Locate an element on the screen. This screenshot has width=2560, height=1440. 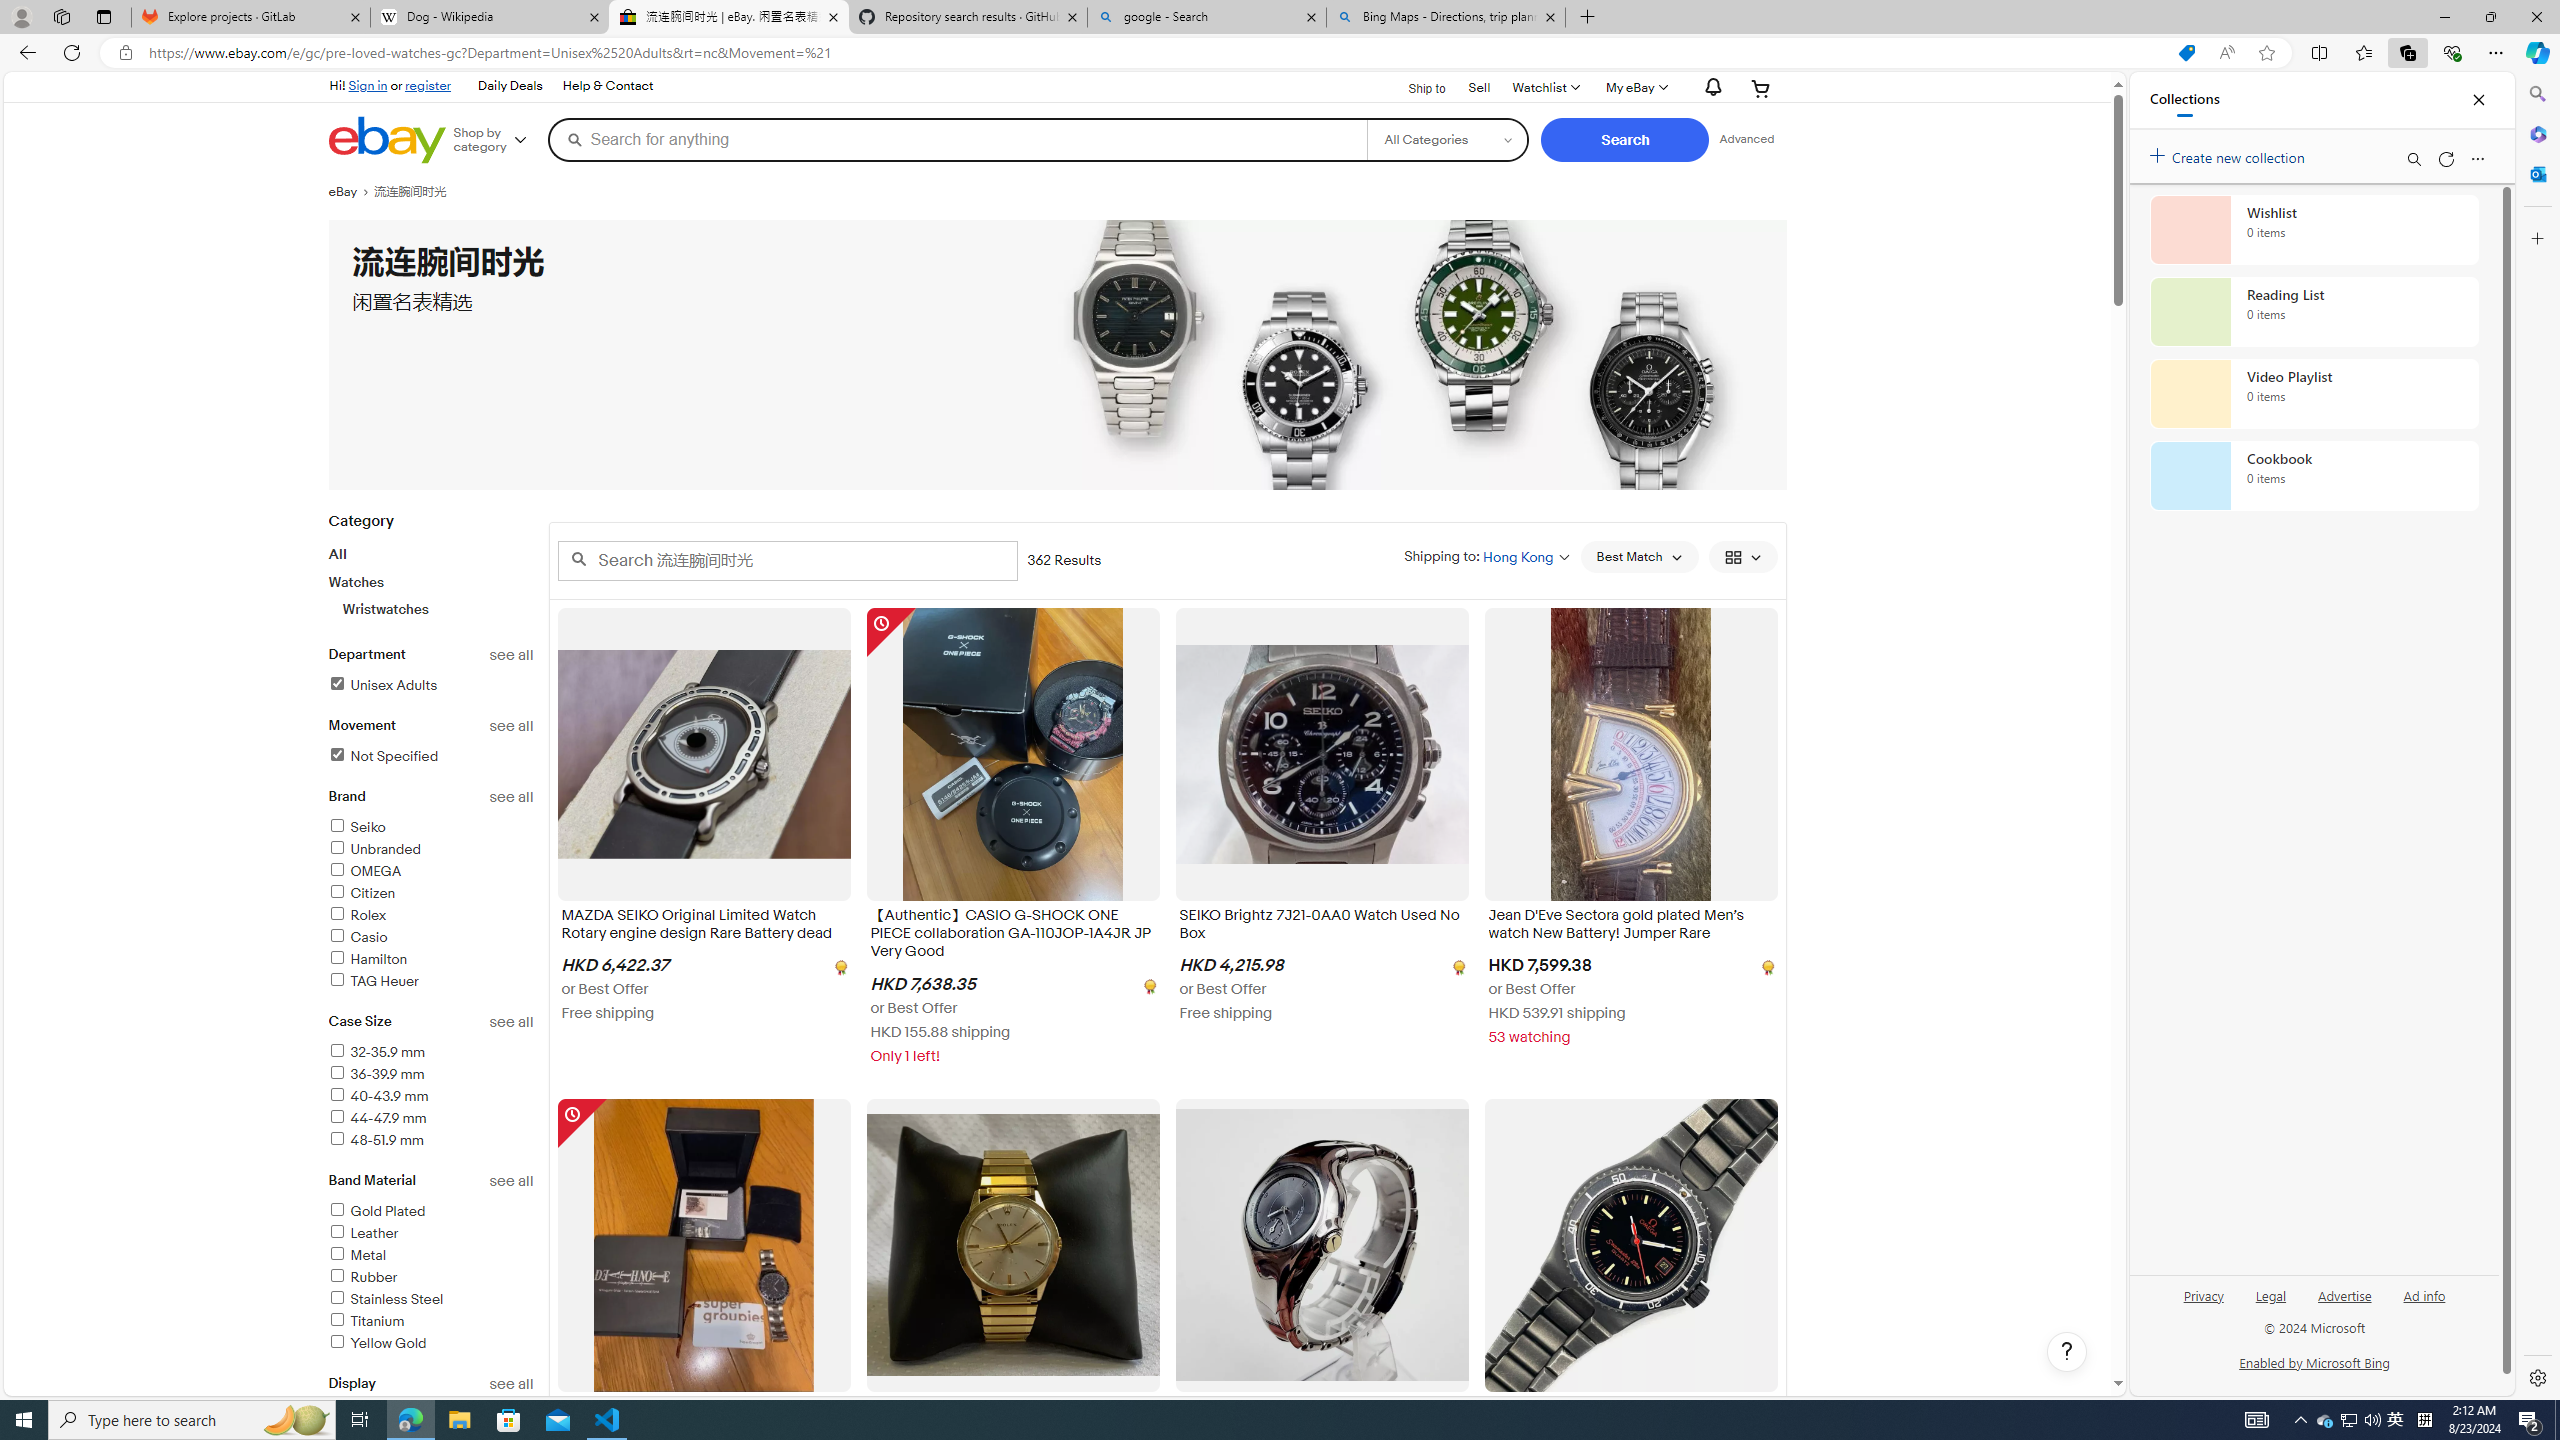
'See all brand refinements' is located at coordinates (511, 796).